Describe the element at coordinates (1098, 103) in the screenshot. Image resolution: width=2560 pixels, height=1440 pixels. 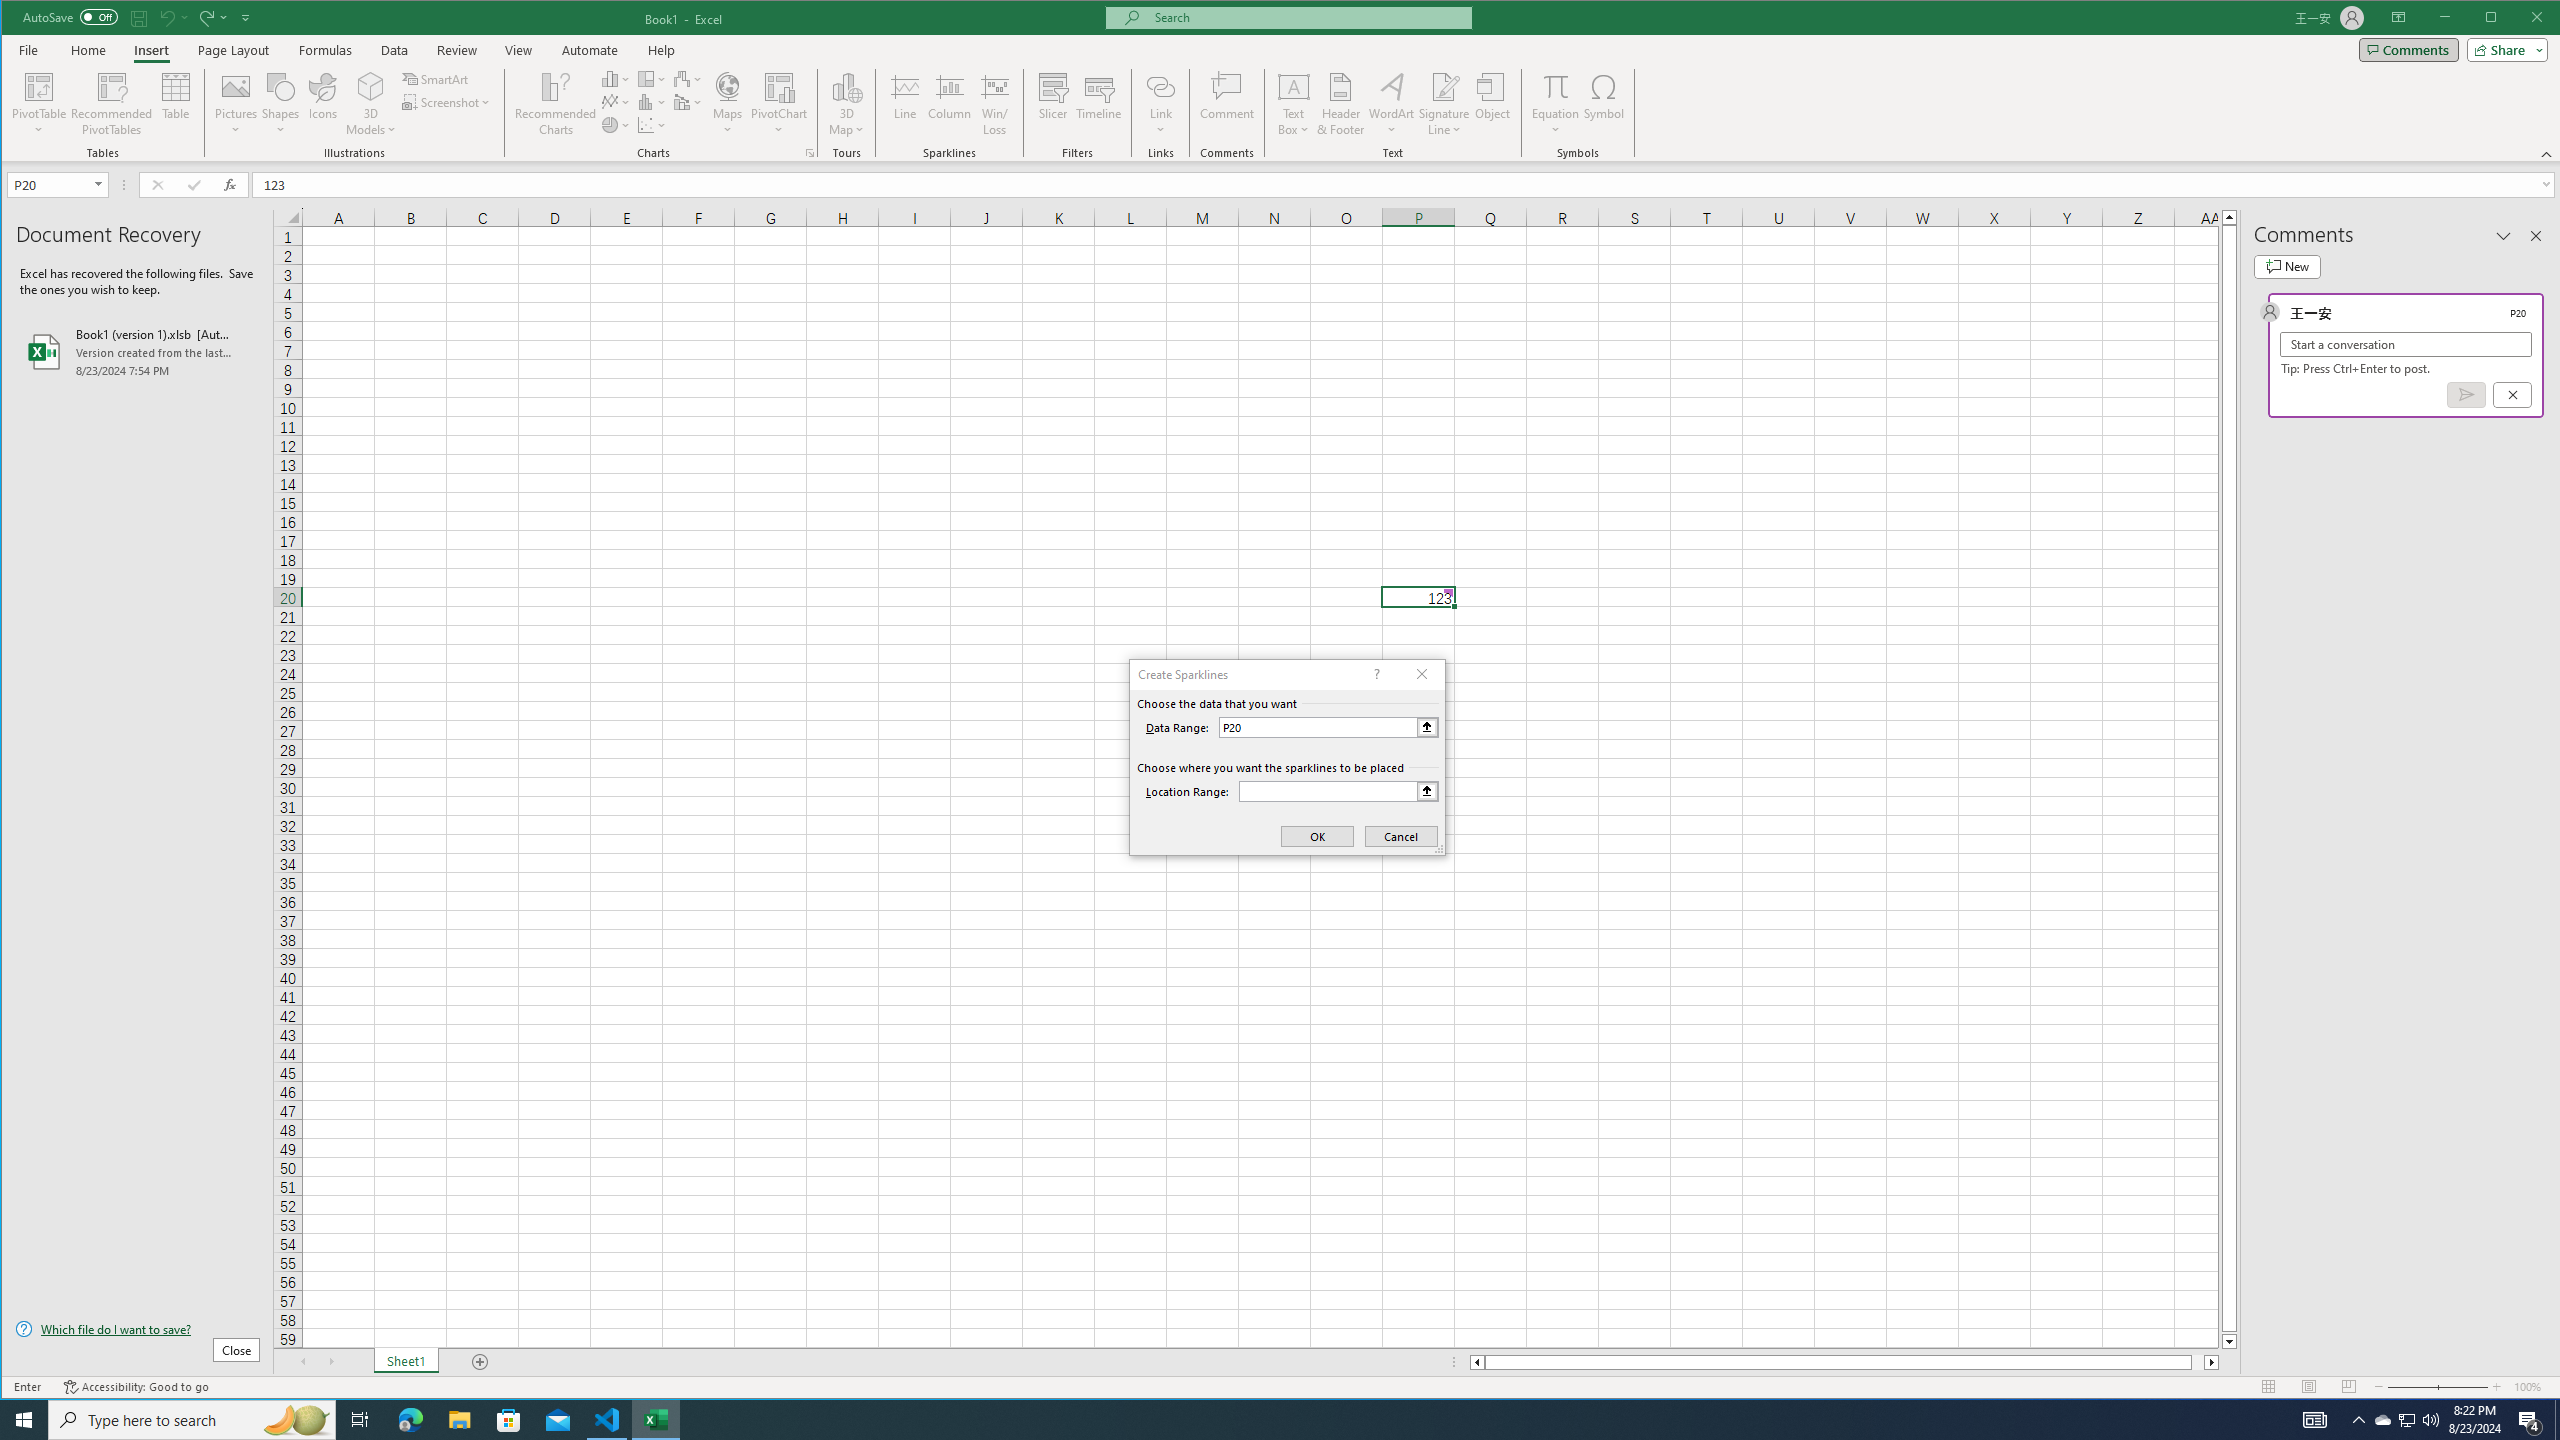
I see `'Timeline'` at that location.